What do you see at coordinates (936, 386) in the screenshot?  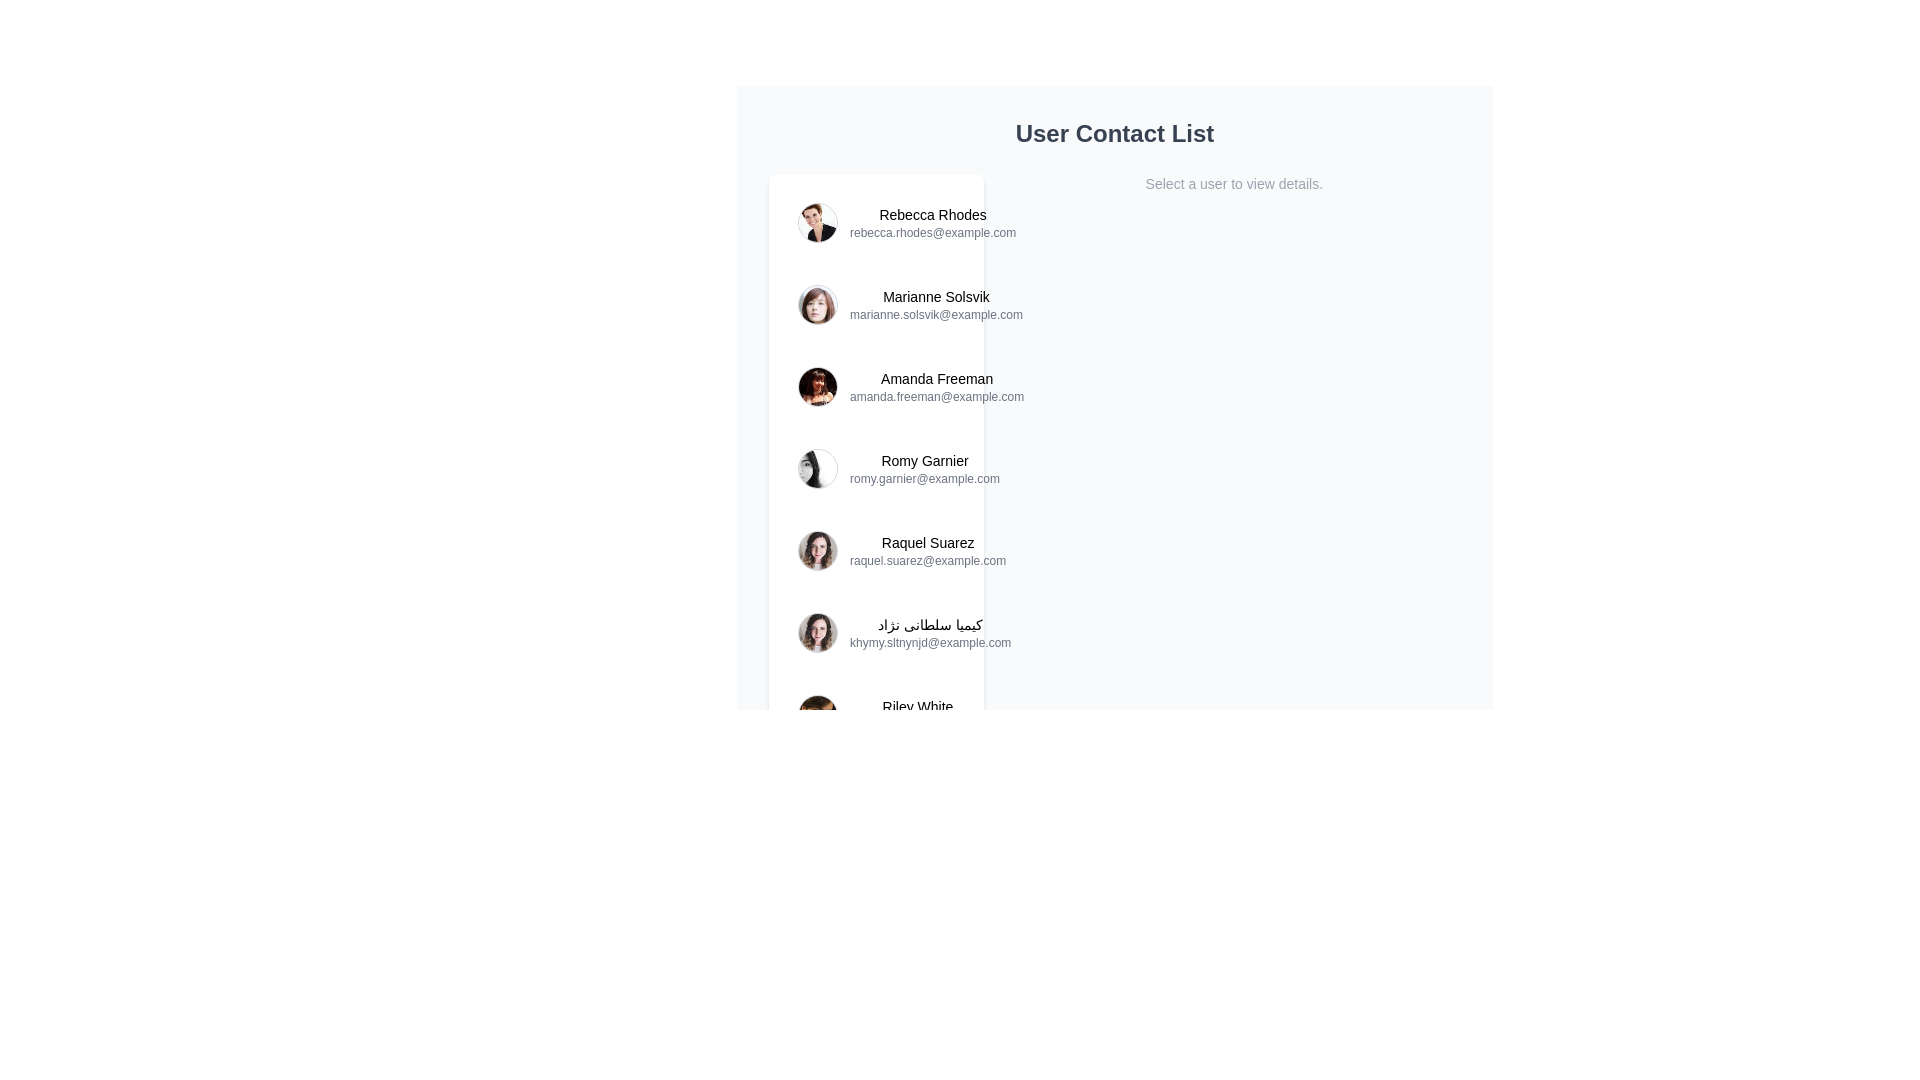 I see `text displayed in the Text block for the user 'Amanda Freeman', which includes her name in bold and her email address beneath it` at bounding box center [936, 386].